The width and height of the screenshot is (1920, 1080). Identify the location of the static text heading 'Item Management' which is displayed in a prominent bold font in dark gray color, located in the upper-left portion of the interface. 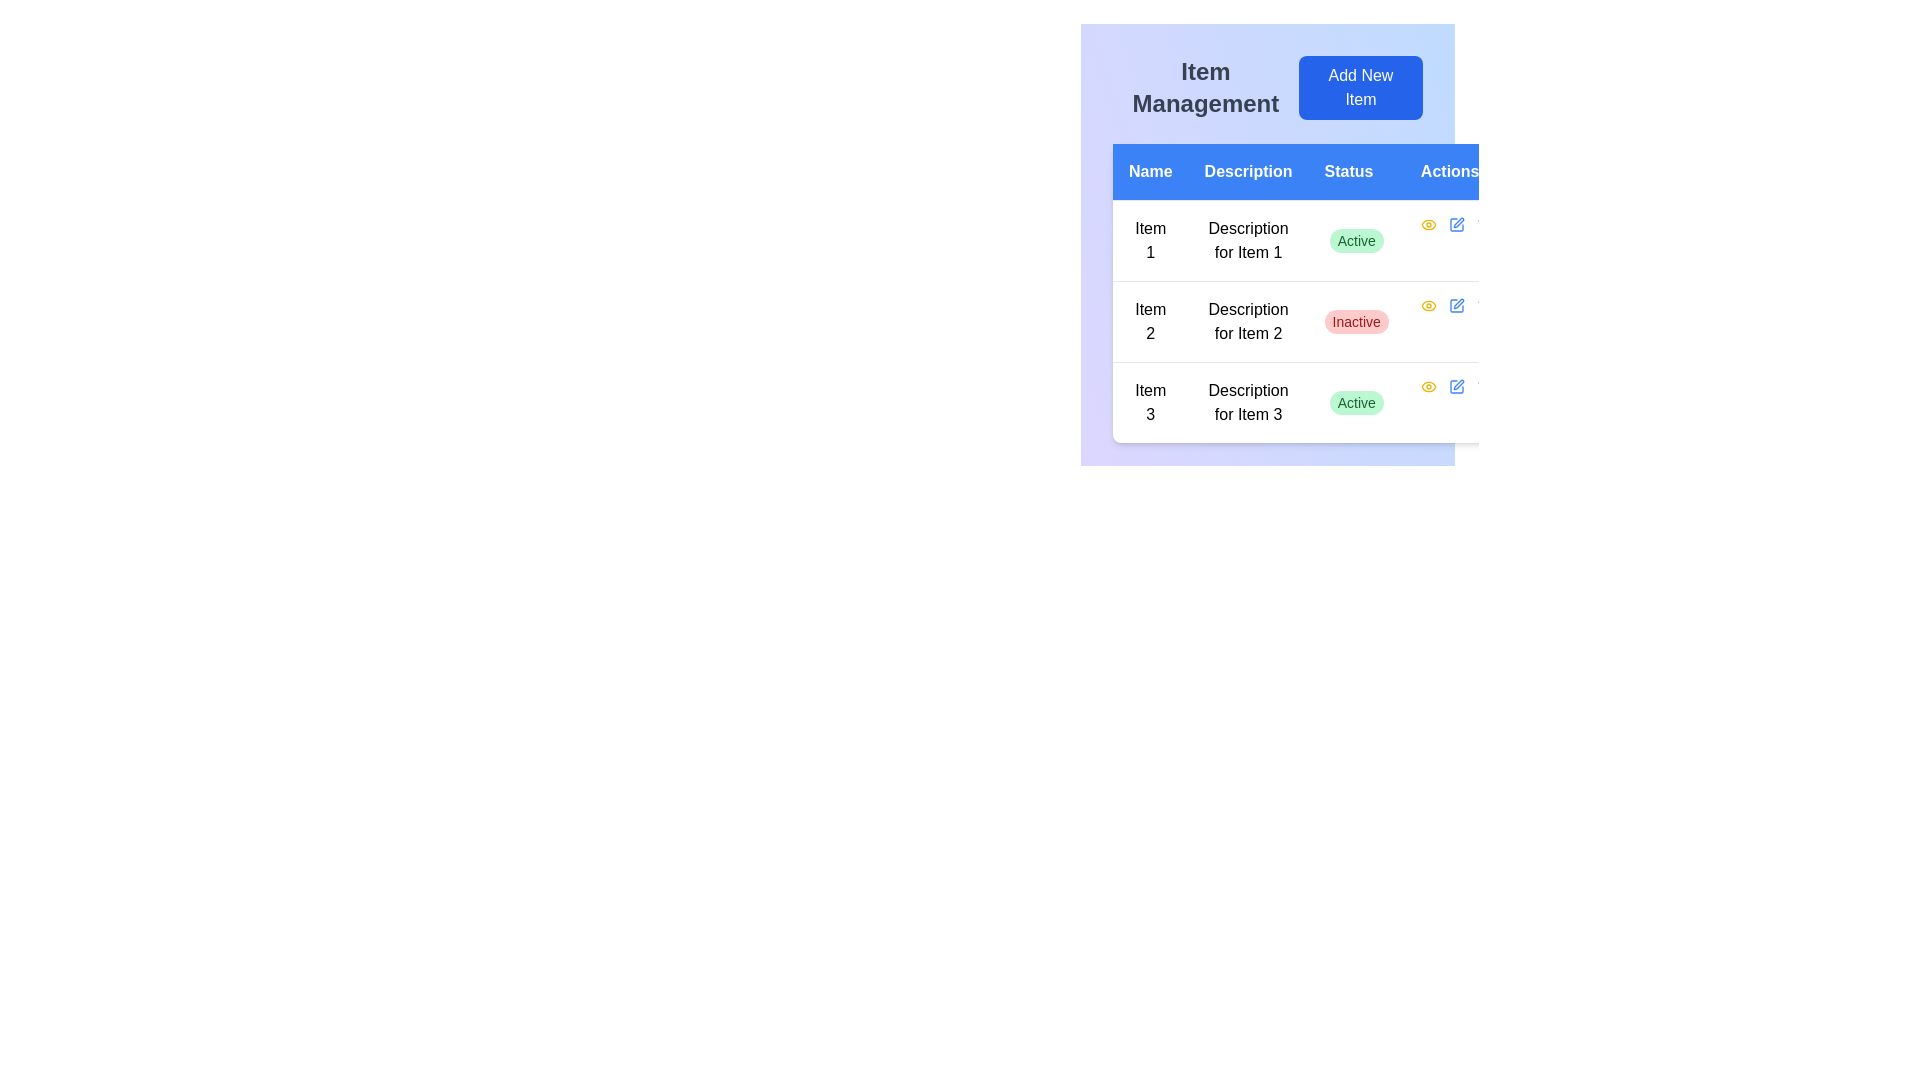
(1204, 87).